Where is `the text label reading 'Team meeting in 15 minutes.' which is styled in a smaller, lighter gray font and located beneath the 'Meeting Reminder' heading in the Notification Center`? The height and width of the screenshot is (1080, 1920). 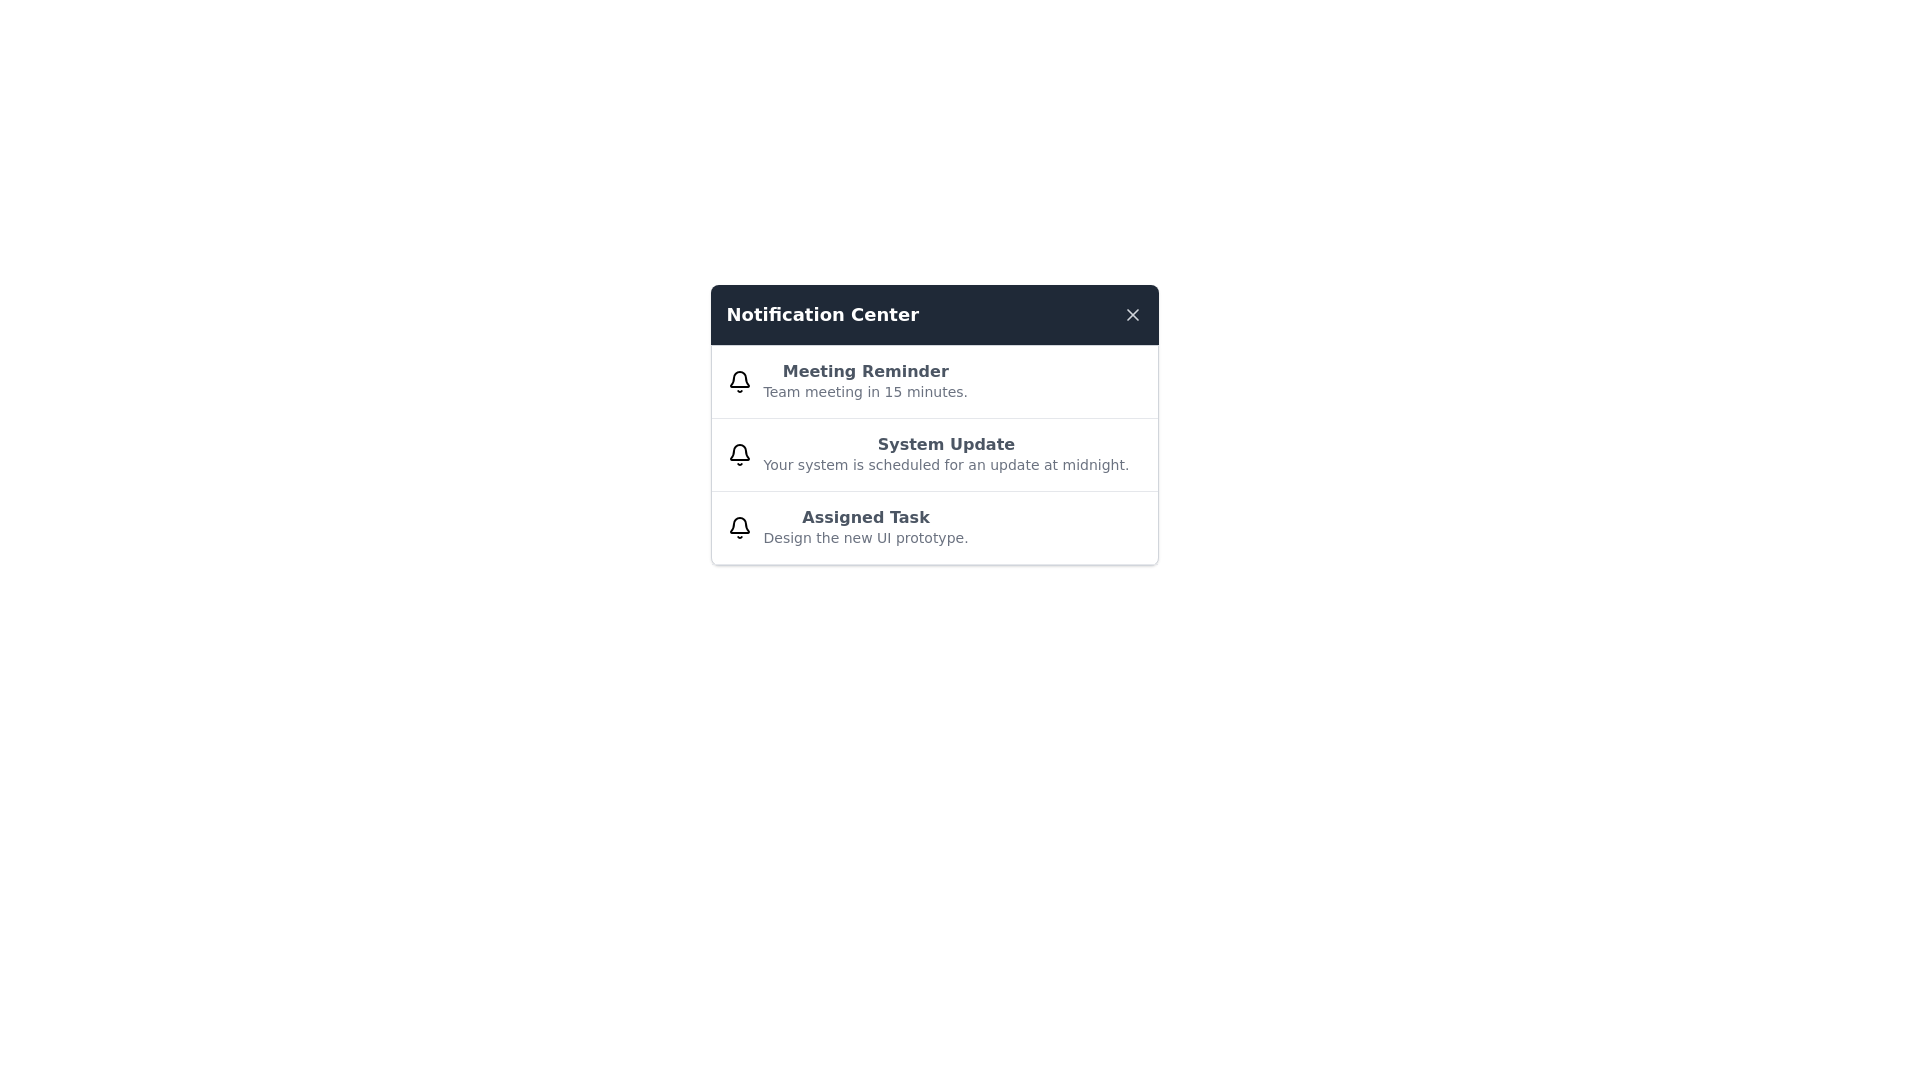
the text label reading 'Team meeting in 15 minutes.' which is styled in a smaller, lighter gray font and located beneath the 'Meeting Reminder' heading in the Notification Center is located at coordinates (865, 392).